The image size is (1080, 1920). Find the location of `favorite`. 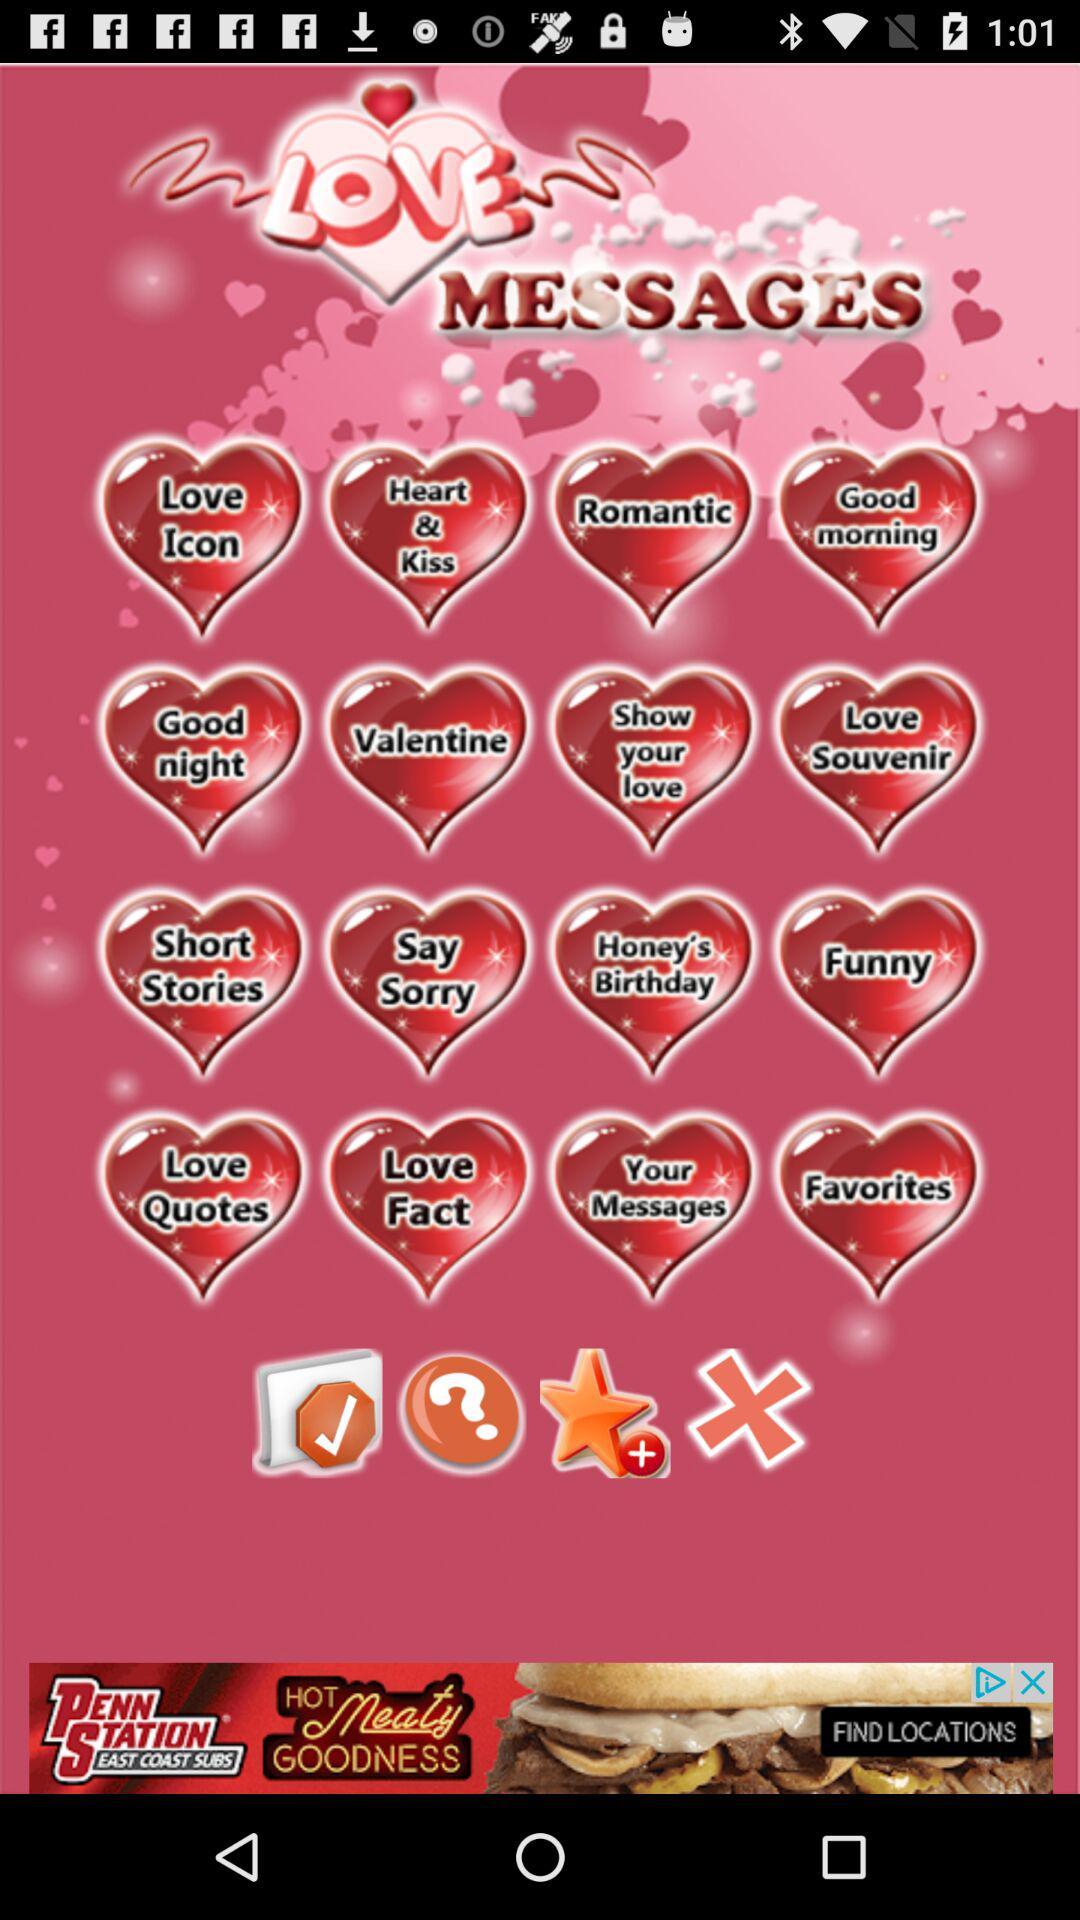

favorite is located at coordinates (426, 1208).